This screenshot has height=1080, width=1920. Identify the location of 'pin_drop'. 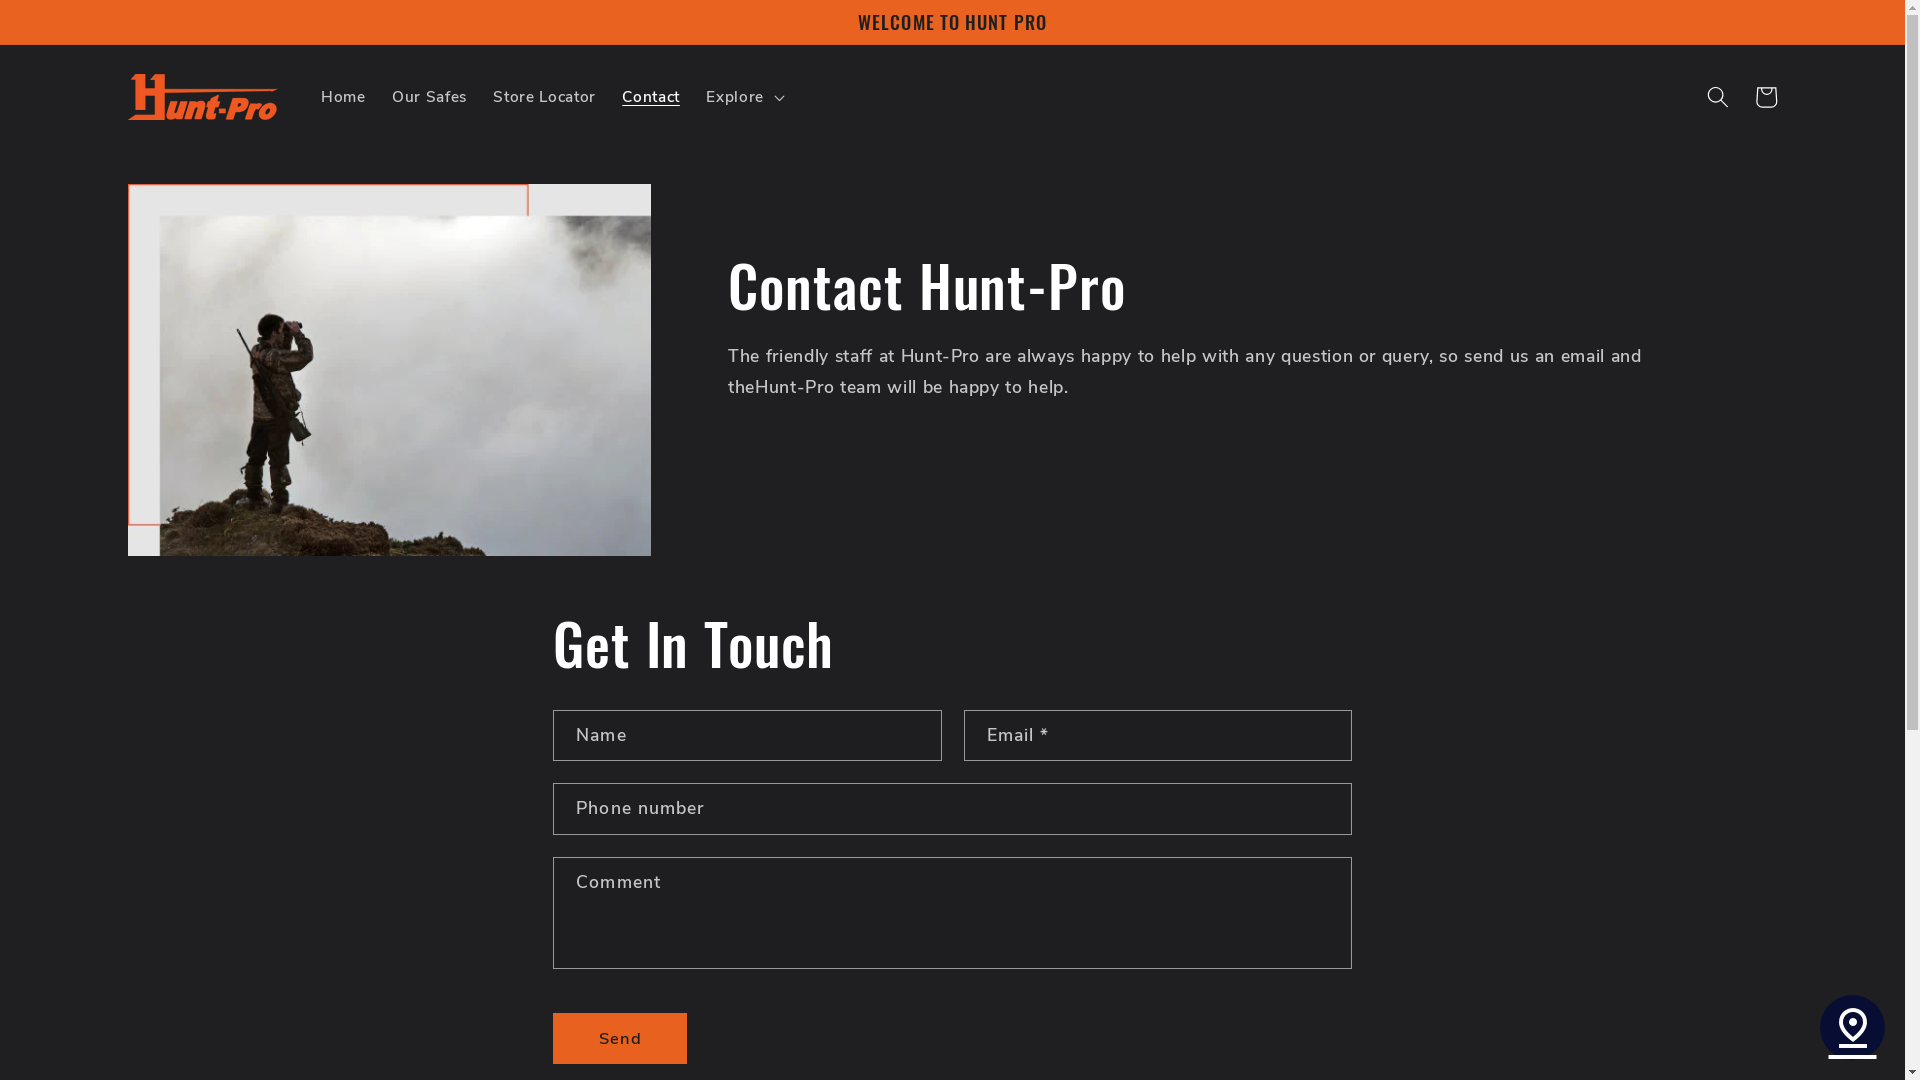
(1851, 1027).